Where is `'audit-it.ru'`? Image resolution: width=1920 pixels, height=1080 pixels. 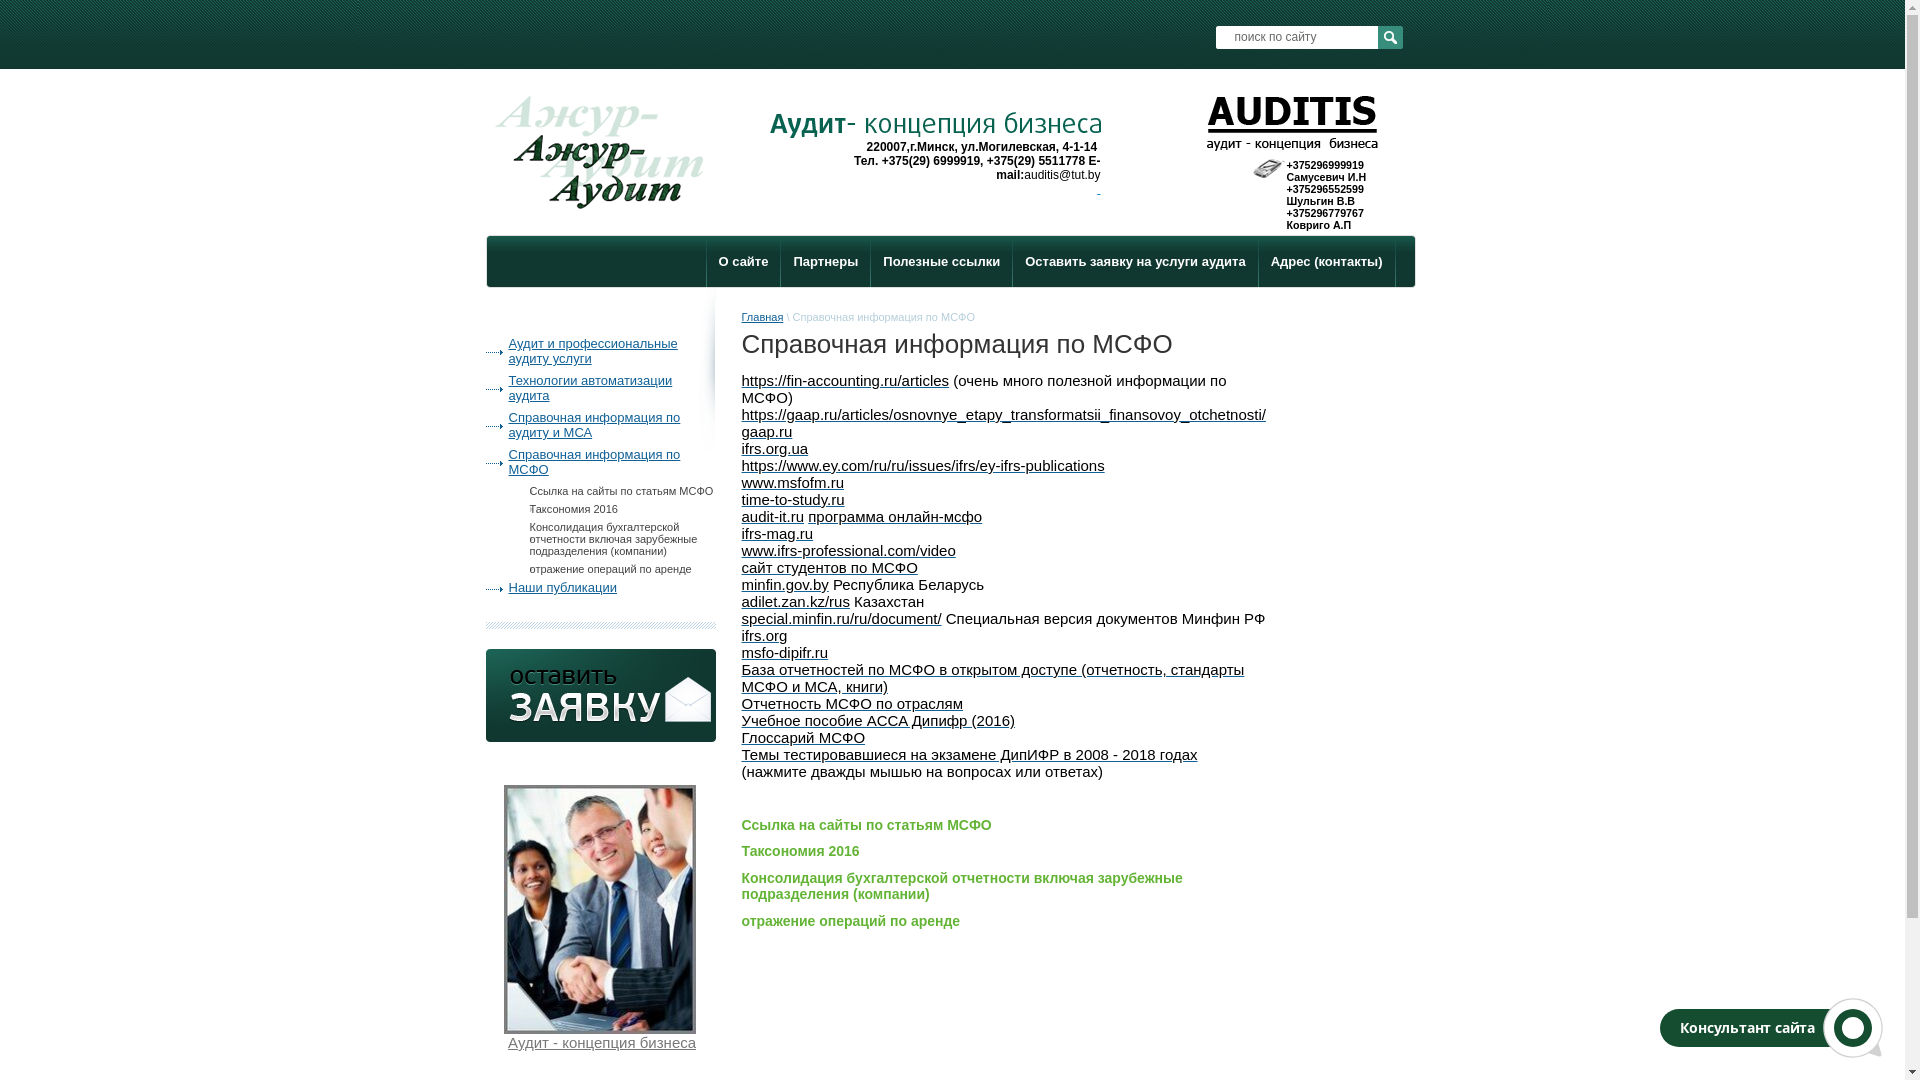
'audit-it.ru' is located at coordinates (772, 515).